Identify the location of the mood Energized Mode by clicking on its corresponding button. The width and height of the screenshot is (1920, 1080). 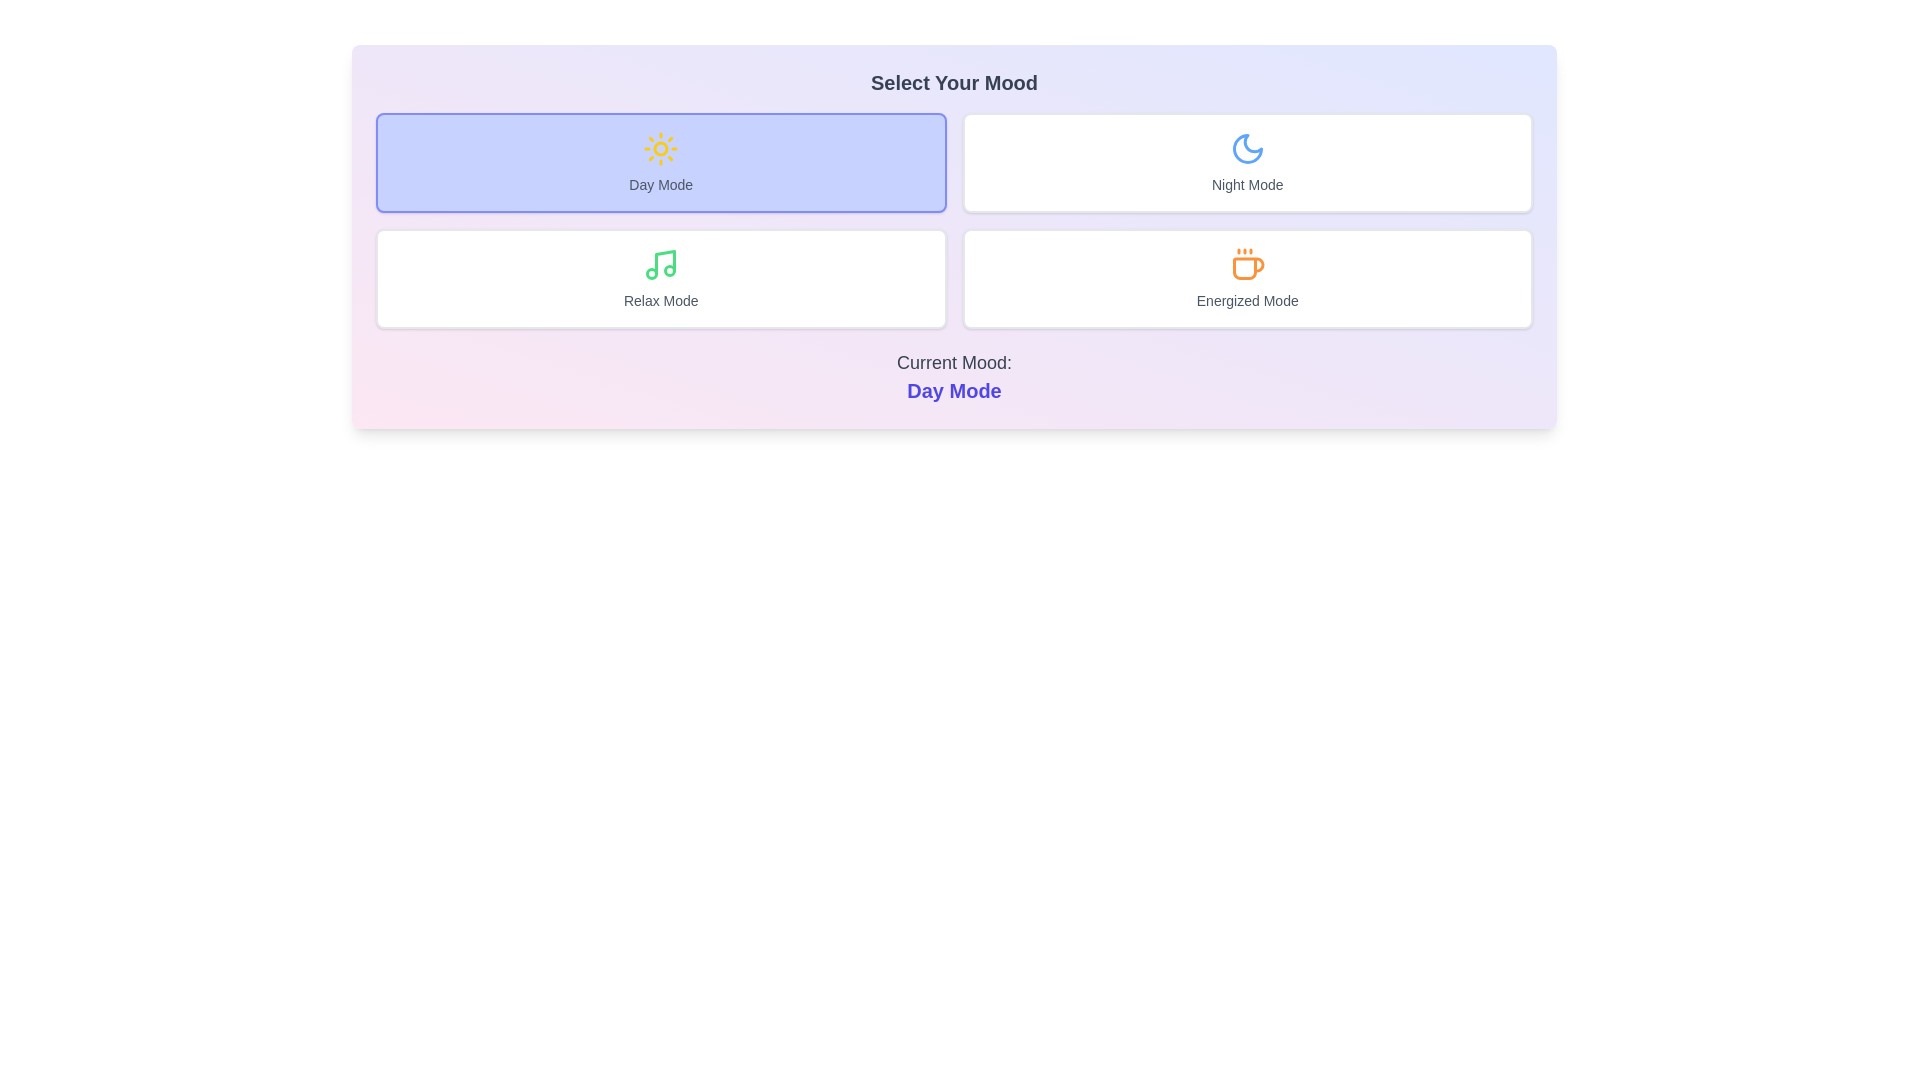
(1246, 278).